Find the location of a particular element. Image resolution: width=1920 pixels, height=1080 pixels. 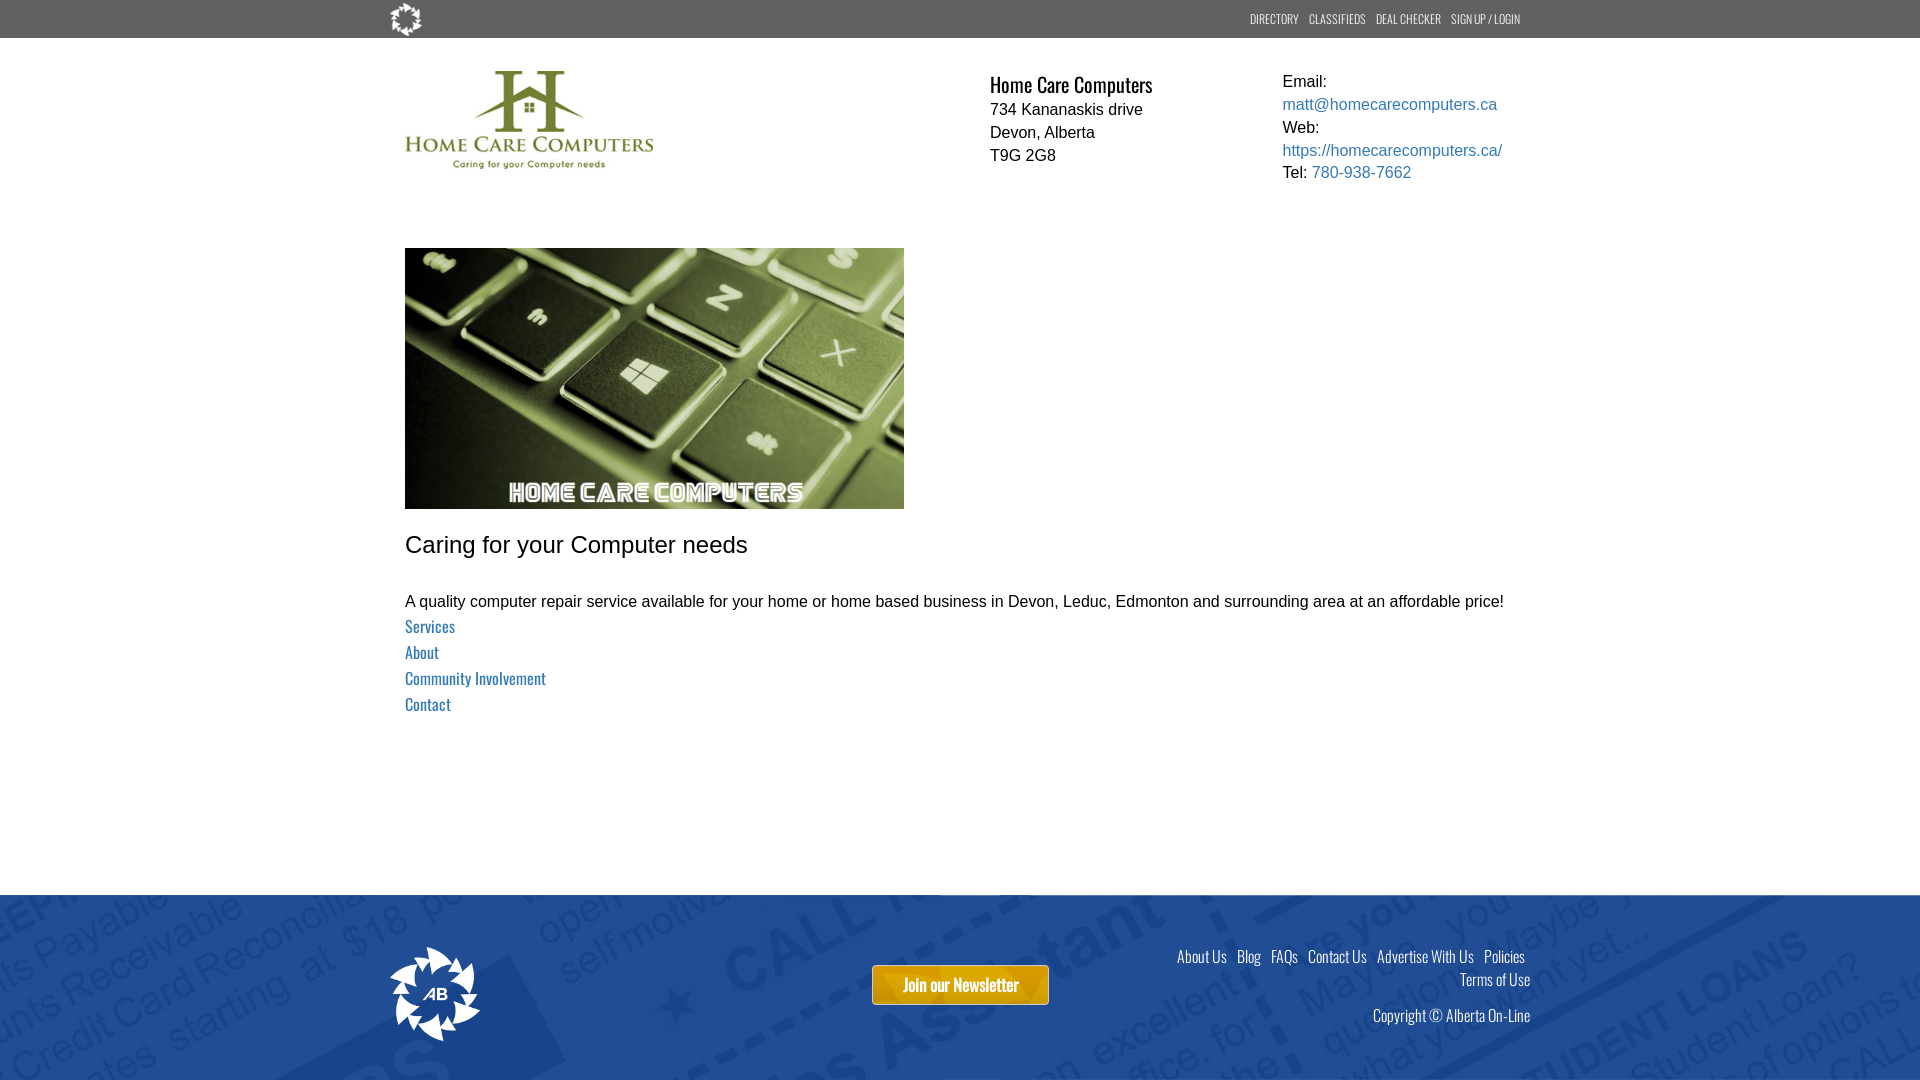

'Services' is located at coordinates (403, 626).